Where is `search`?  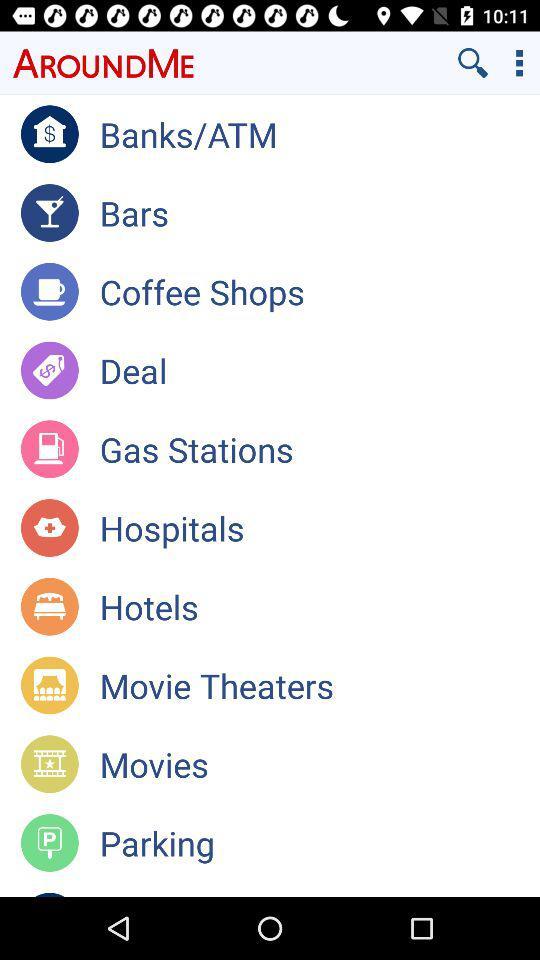
search is located at coordinates (472, 62).